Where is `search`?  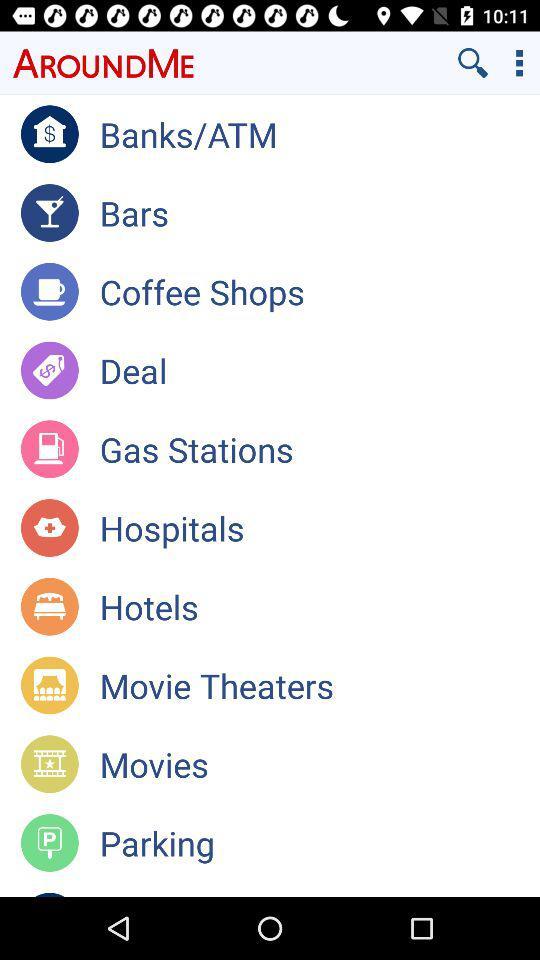
search is located at coordinates (472, 62).